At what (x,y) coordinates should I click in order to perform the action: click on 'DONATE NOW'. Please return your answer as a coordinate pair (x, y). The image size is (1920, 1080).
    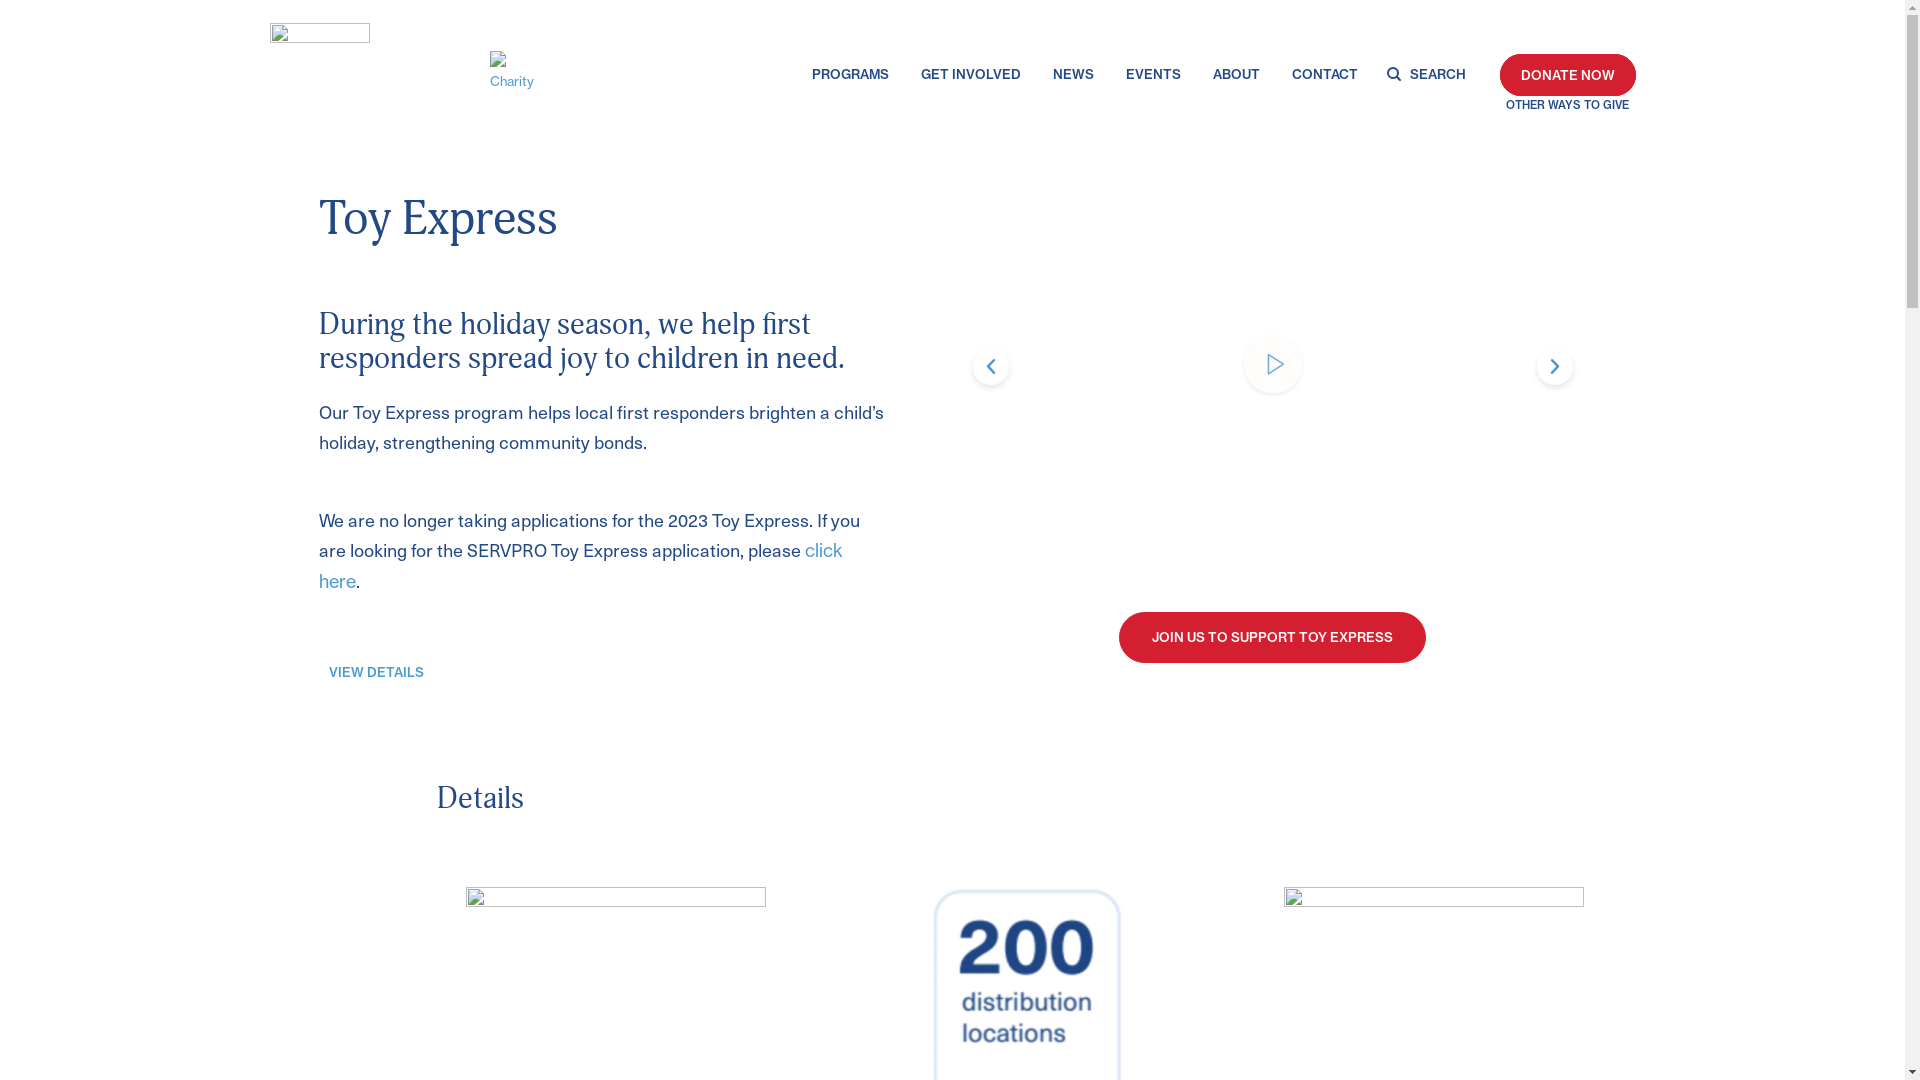
    Looking at the image, I should click on (1567, 73).